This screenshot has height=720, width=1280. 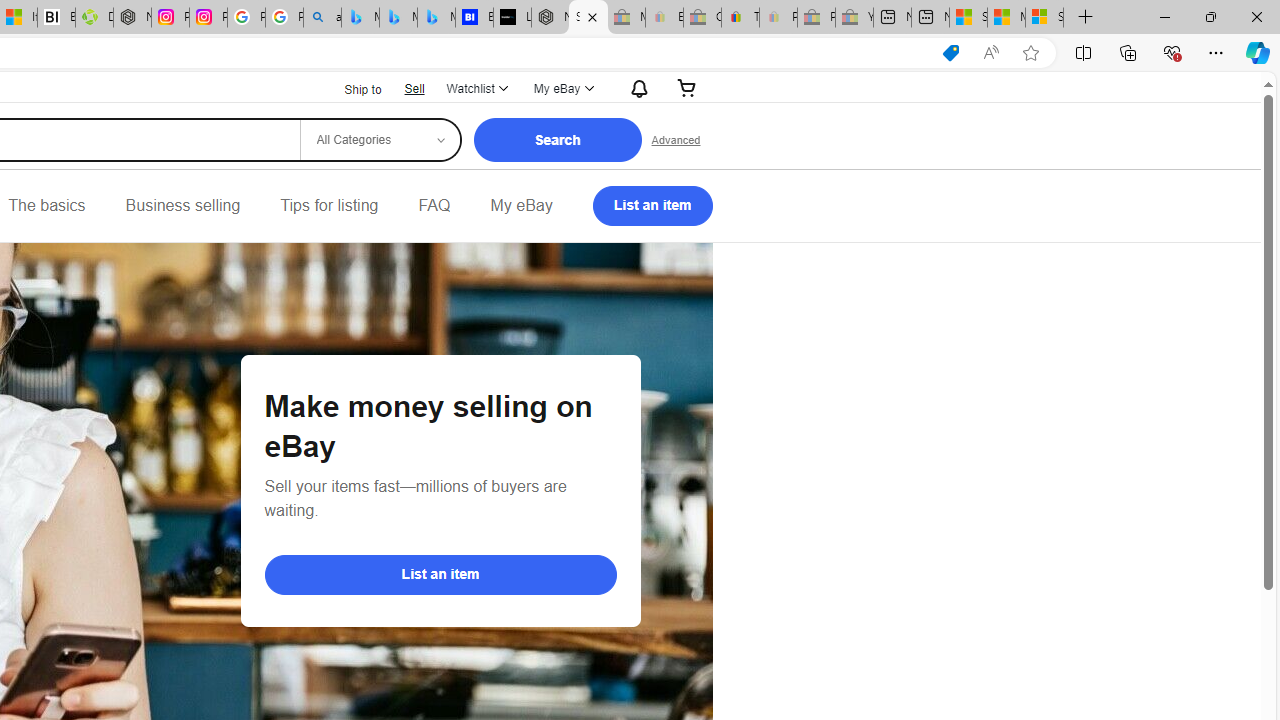 What do you see at coordinates (739, 17) in the screenshot?
I see `'Threats and offensive language policy | eBay'` at bounding box center [739, 17].